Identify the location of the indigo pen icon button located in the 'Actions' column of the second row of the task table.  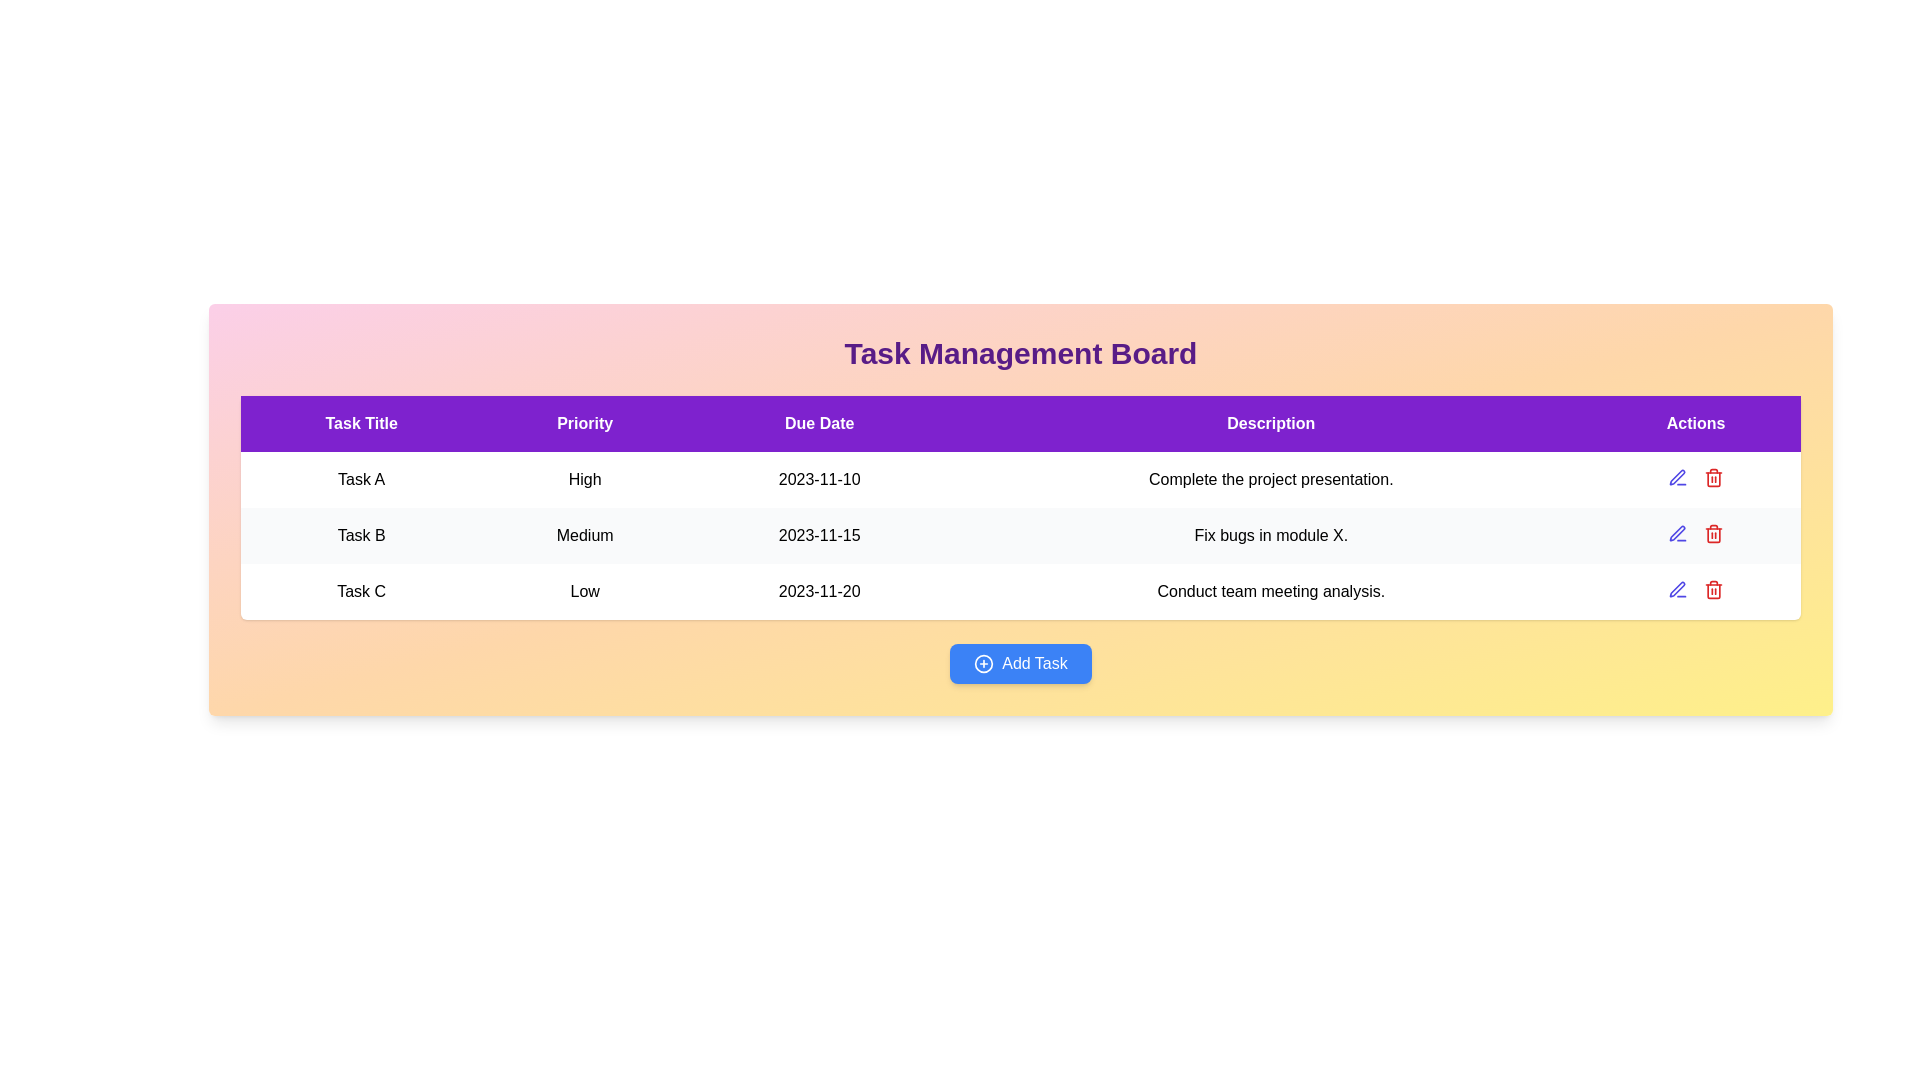
(1678, 478).